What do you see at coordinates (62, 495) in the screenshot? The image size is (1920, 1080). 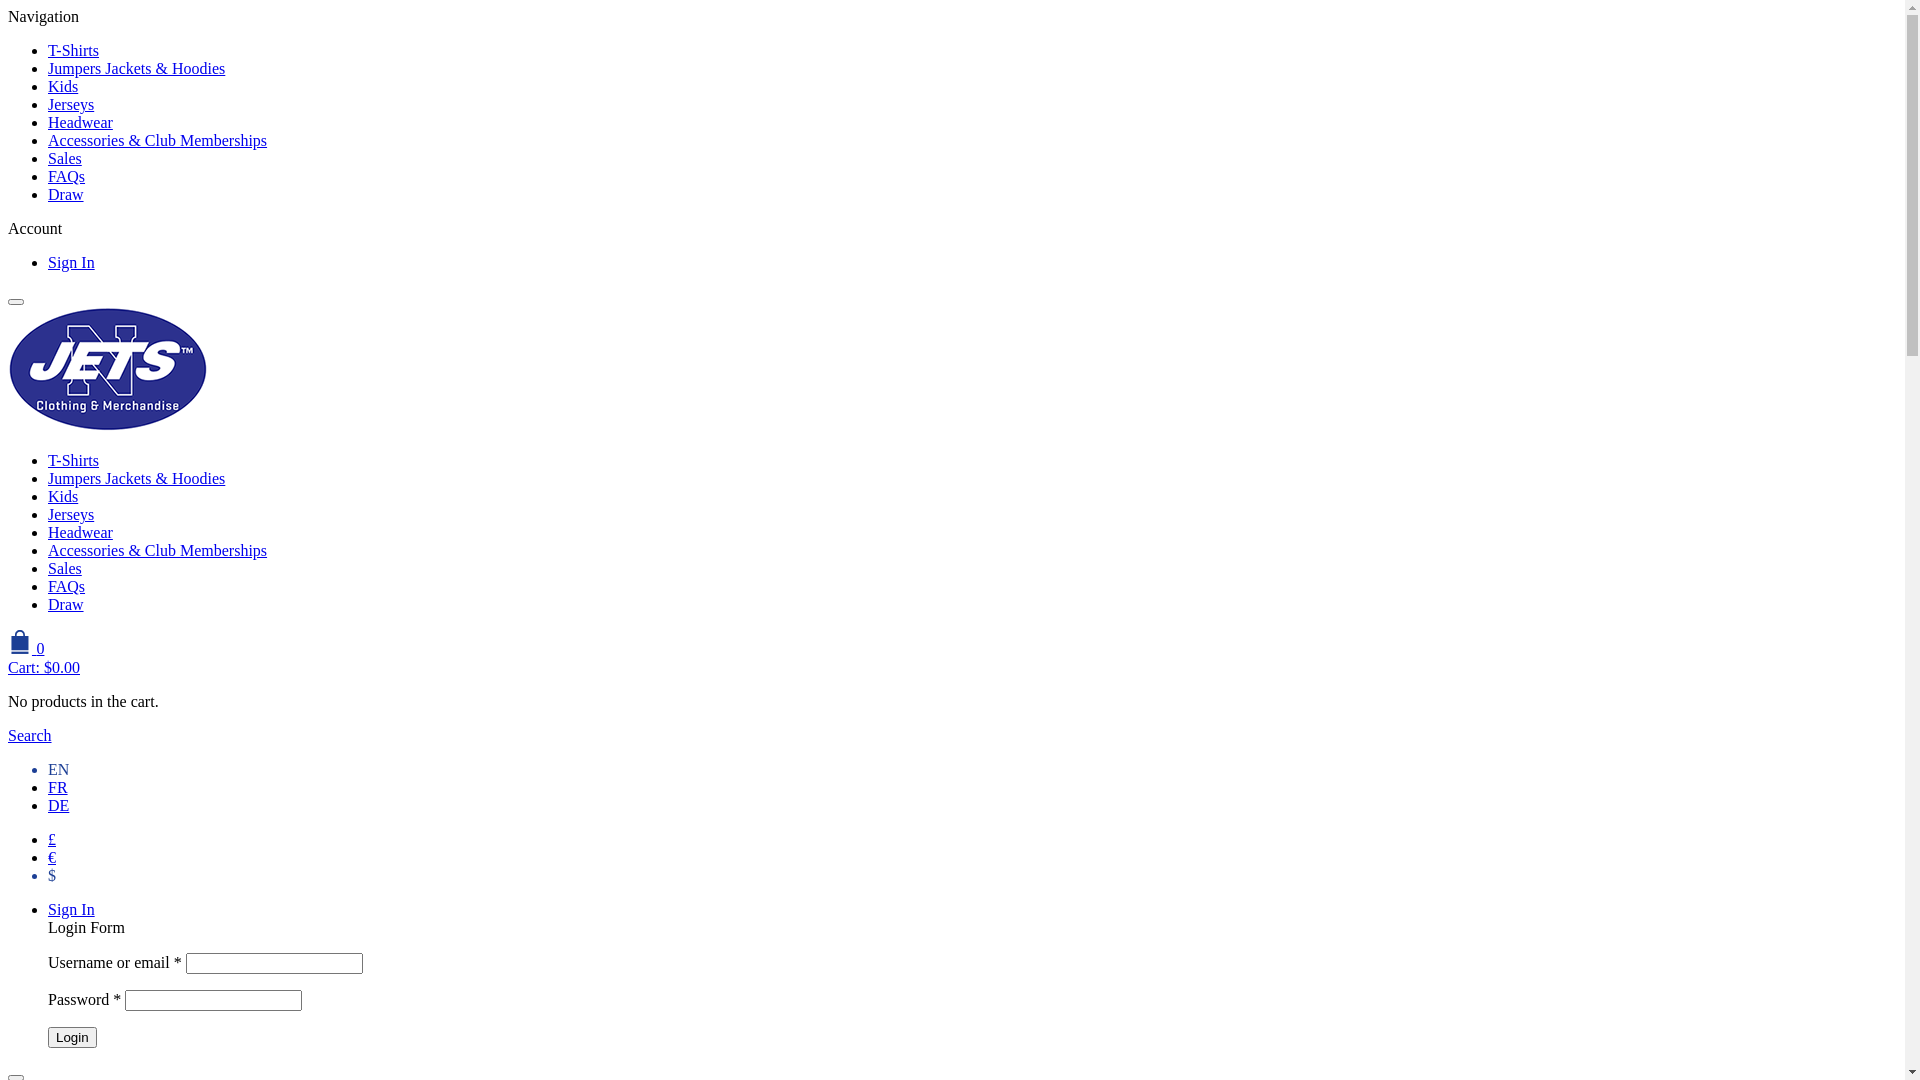 I see `'Kids'` at bounding box center [62, 495].